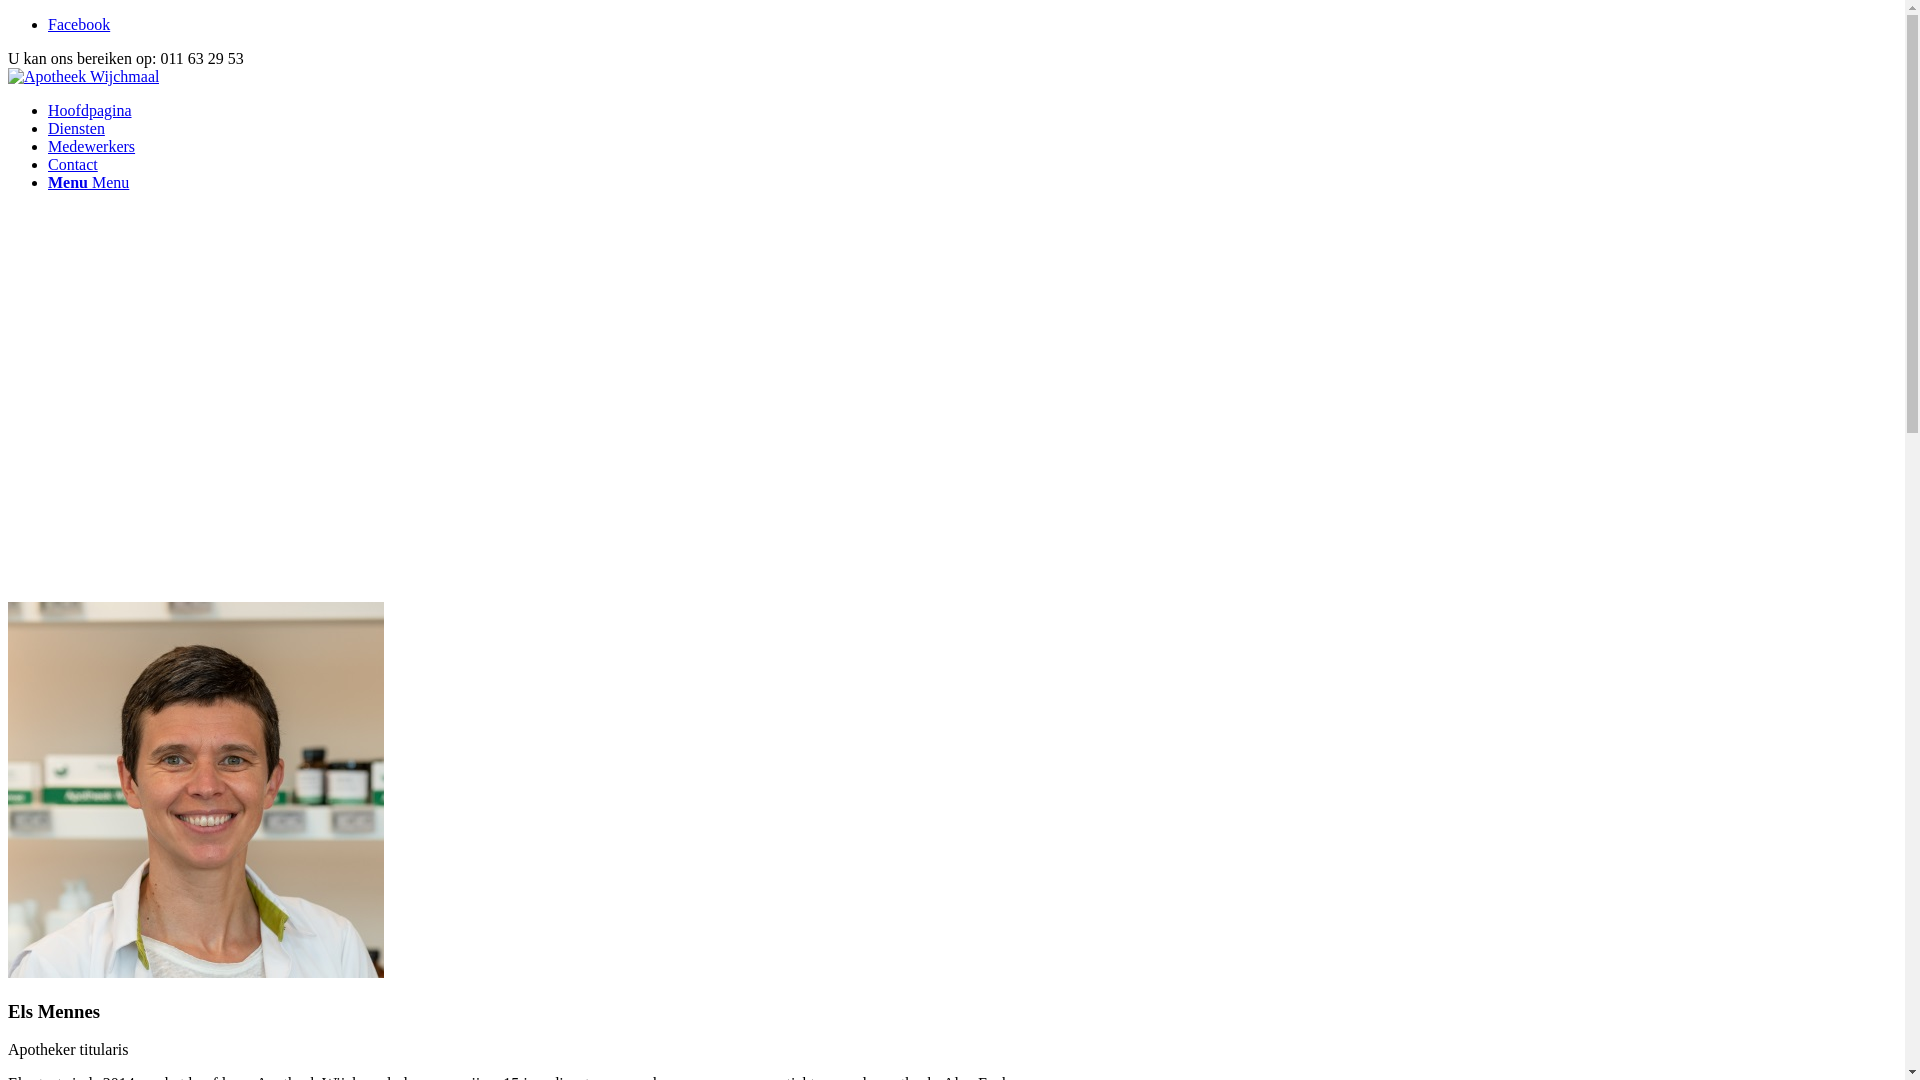  What do you see at coordinates (48, 182) in the screenshot?
I see `'Menu Menu'` at bounding box center [48, 182].